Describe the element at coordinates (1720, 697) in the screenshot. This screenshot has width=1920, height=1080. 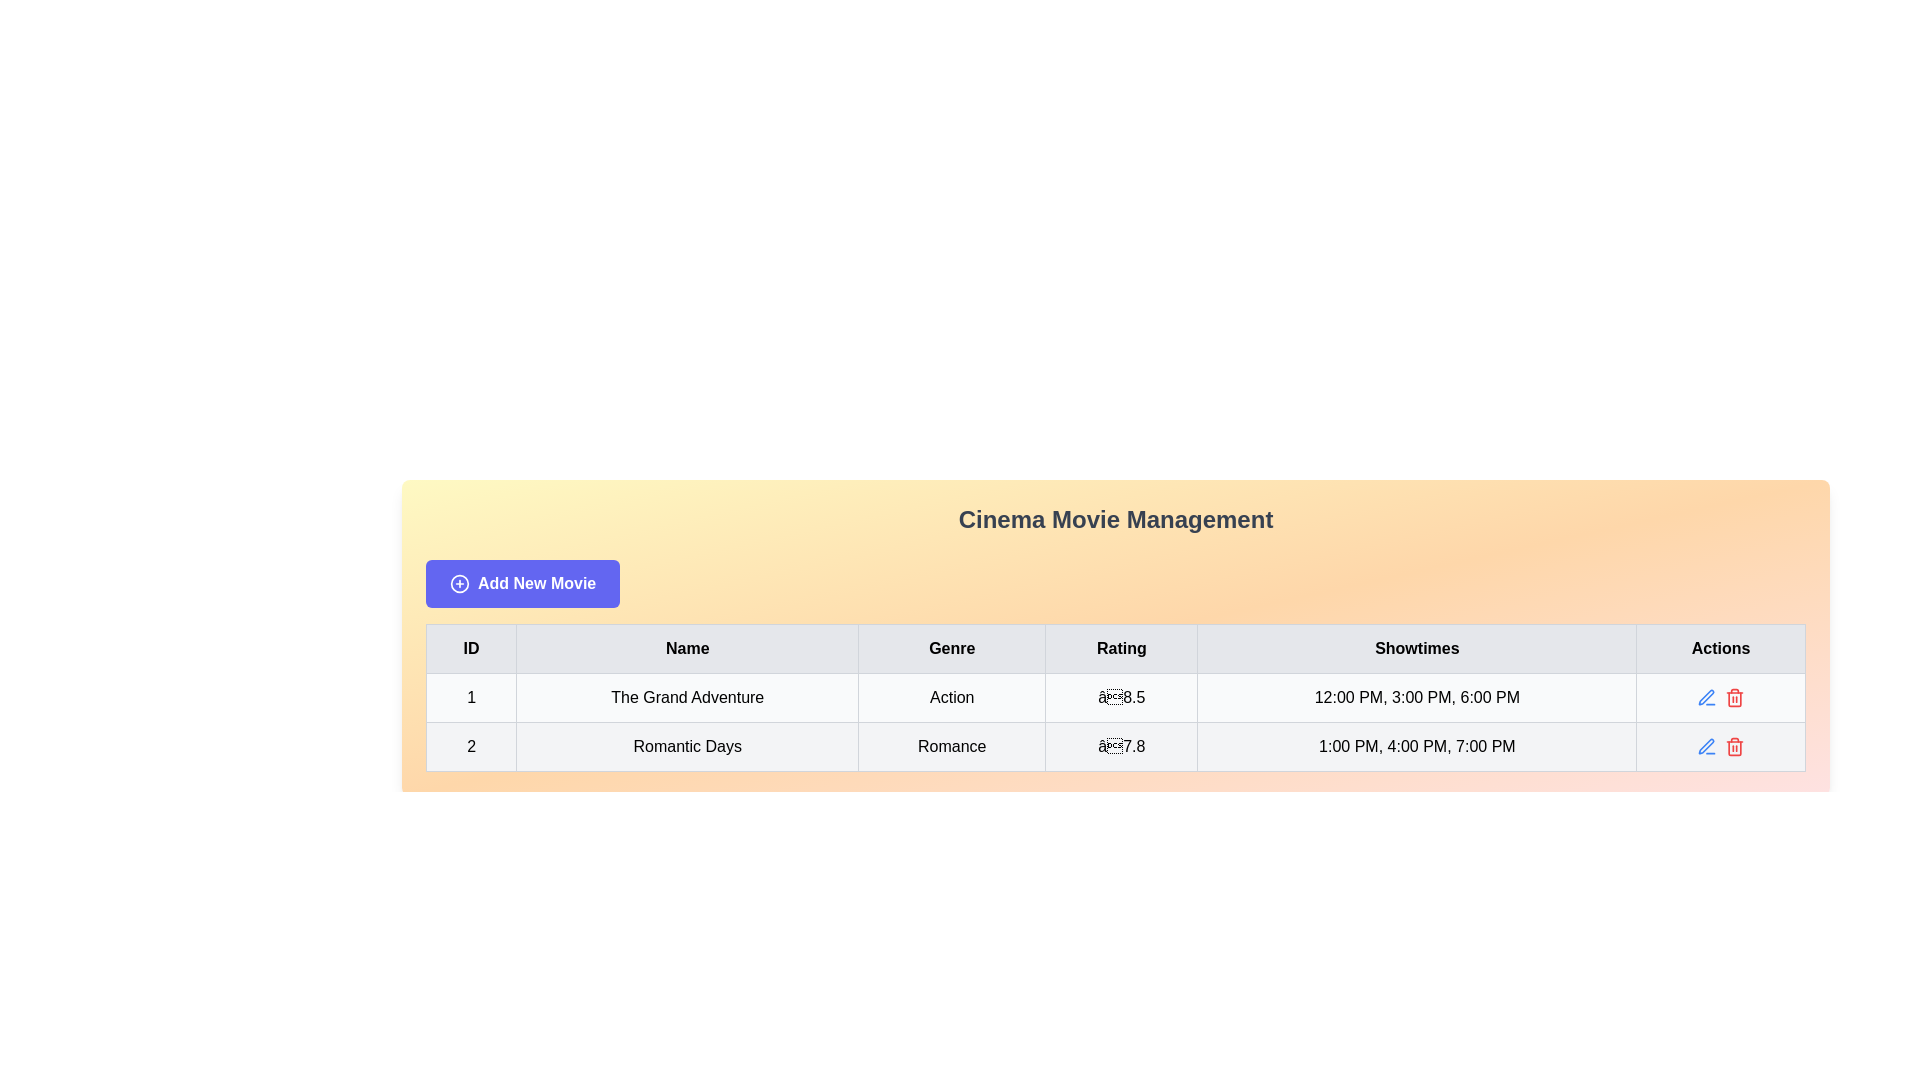
I see `the blue pencil icon in the Actions cell of the first row to initiate editing` at that location.